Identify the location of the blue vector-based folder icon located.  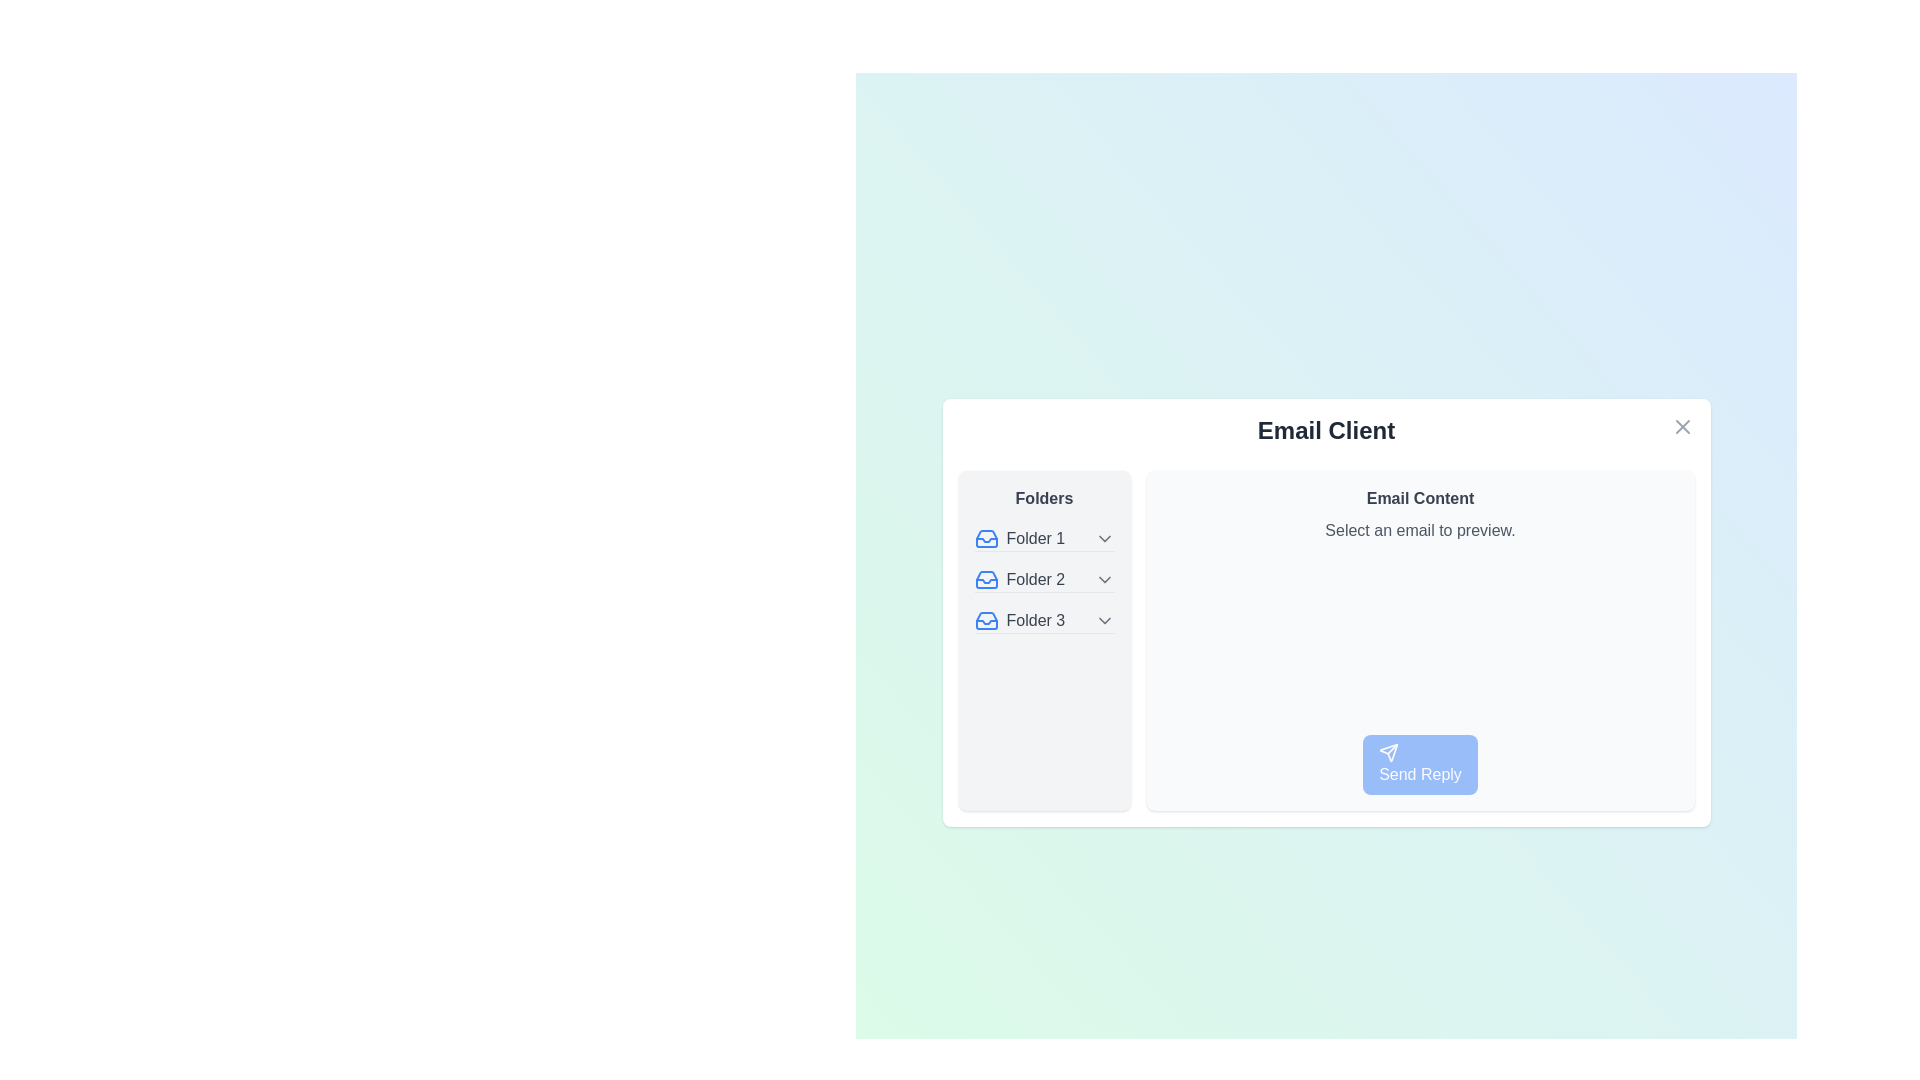
(986, 538).